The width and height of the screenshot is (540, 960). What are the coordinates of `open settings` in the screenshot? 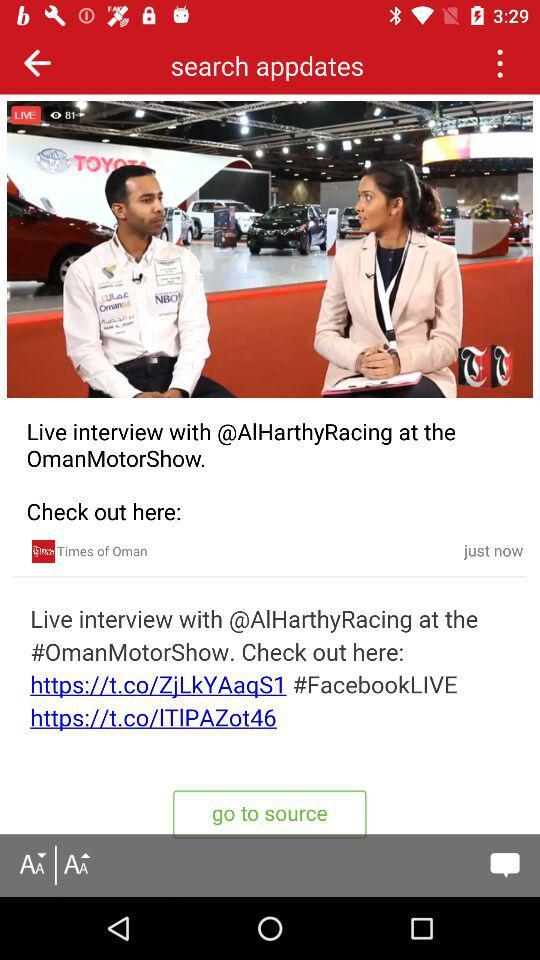 It's located at (498, 62).